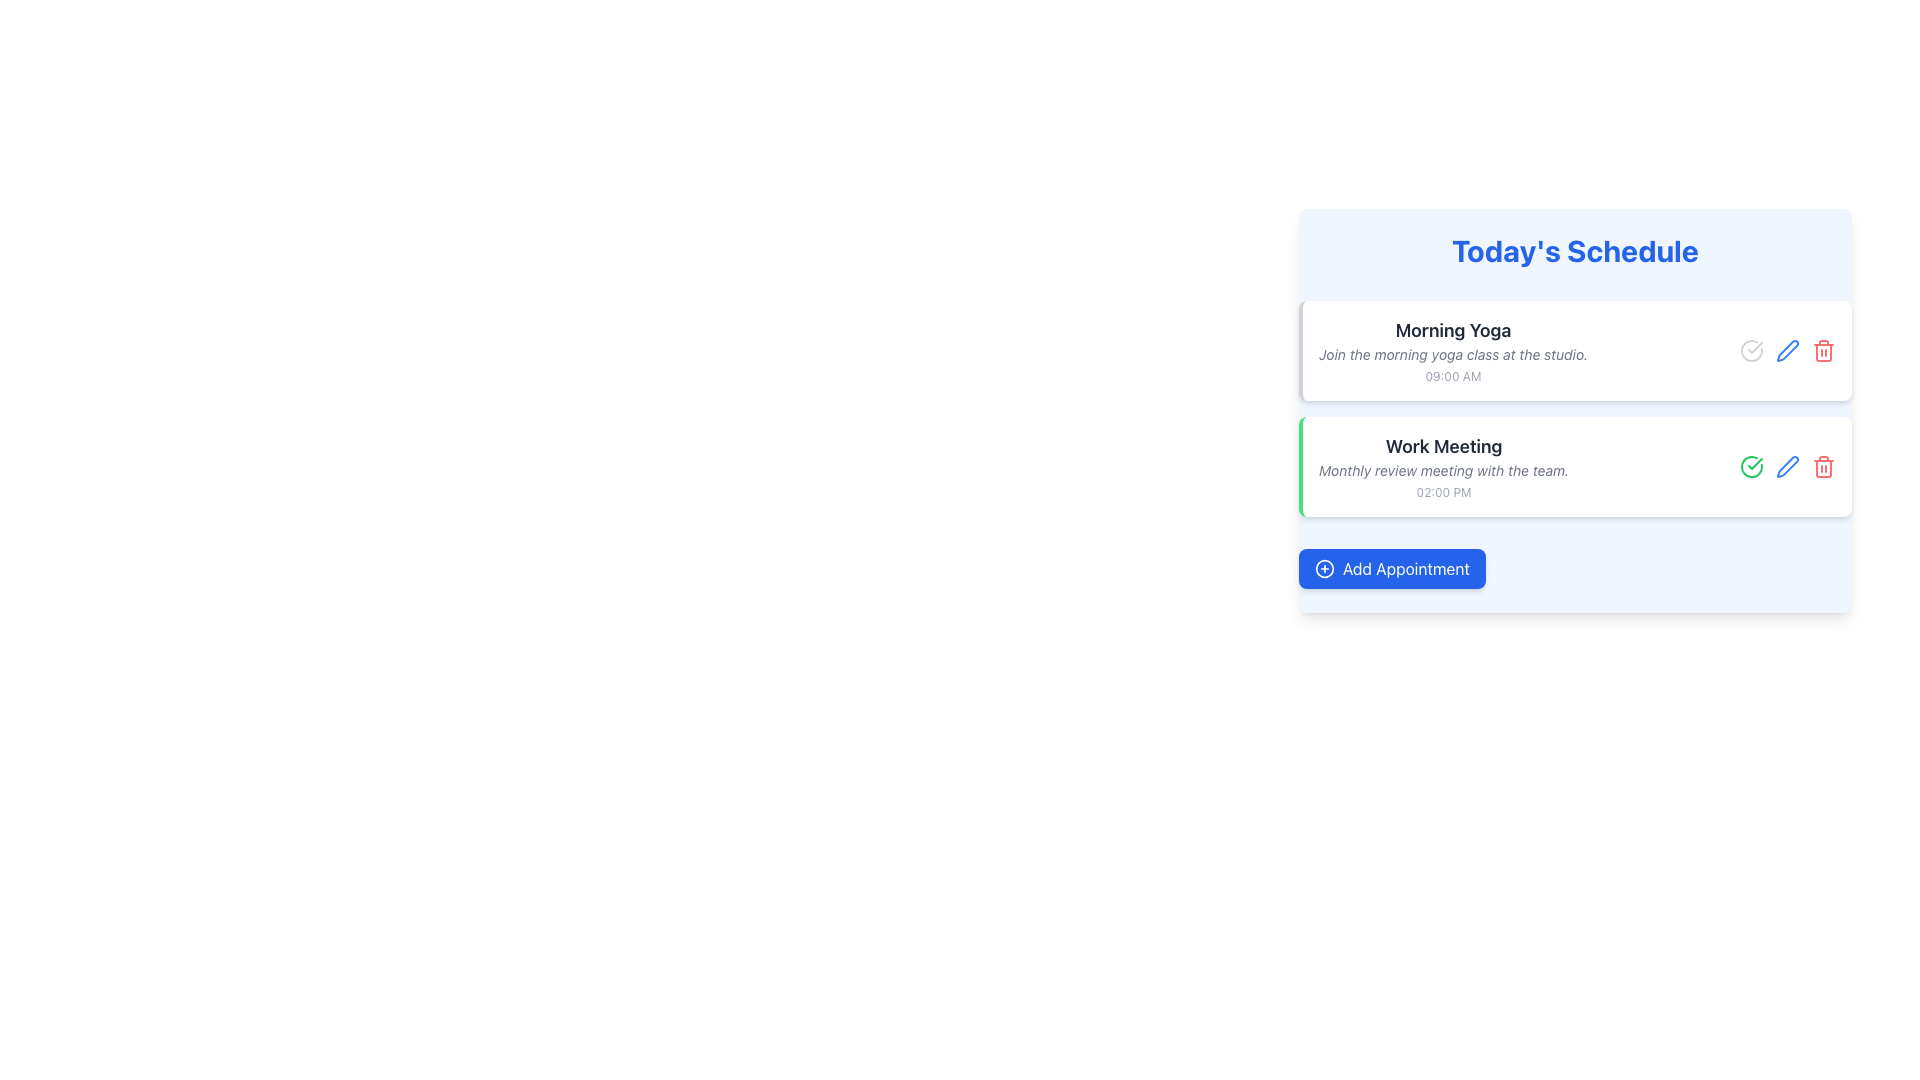 The width and height of the screenshot is (1920, 1080). I want to click on the circular green check mark icon to mark the associated action as completed, located to the left of the 'Work Meeting' text, so click(1751, 466).